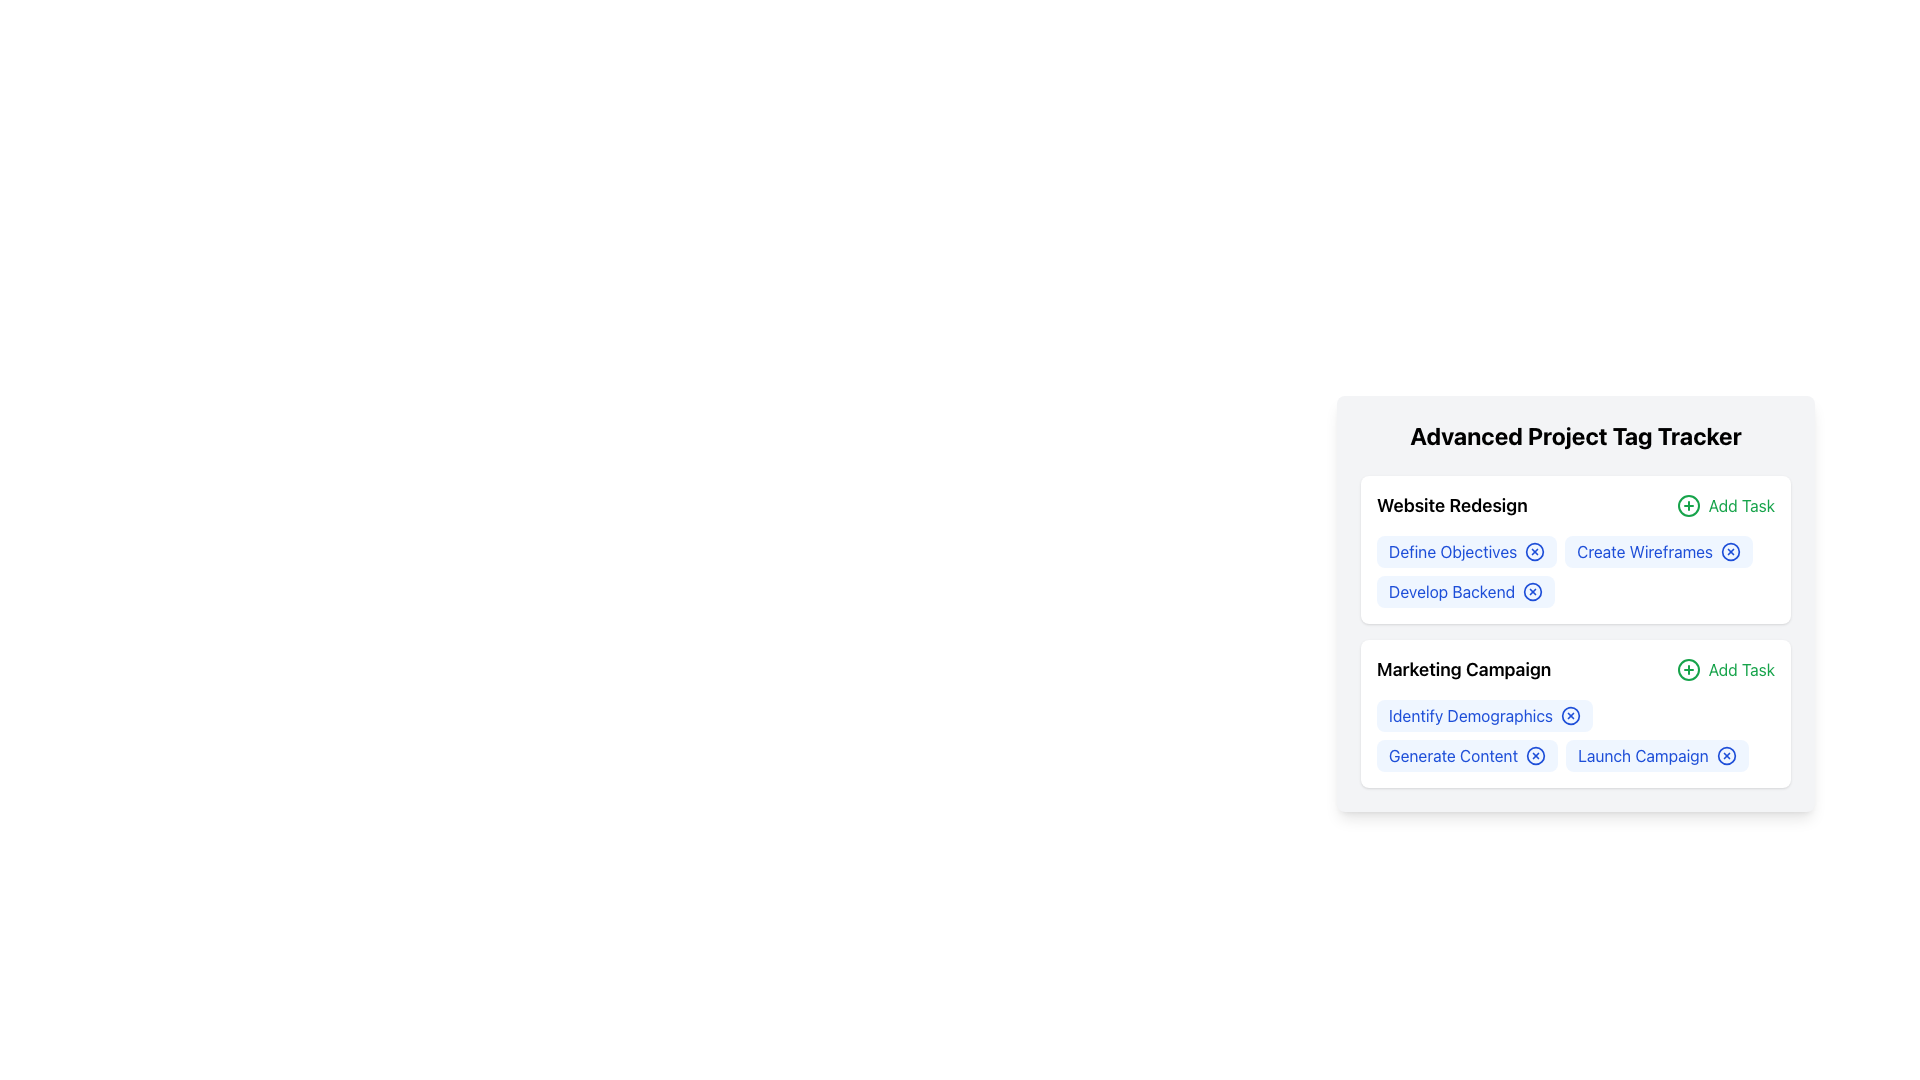 The height and width of the screenshot is (1080, 1920). What do you see at coordinates (1730, 551) in the screenshot?
I see `the icon button shaped like an outlined circle with a cross, located to the right of the 'Create Wireframes' text` at bounding box center [1730, 551].